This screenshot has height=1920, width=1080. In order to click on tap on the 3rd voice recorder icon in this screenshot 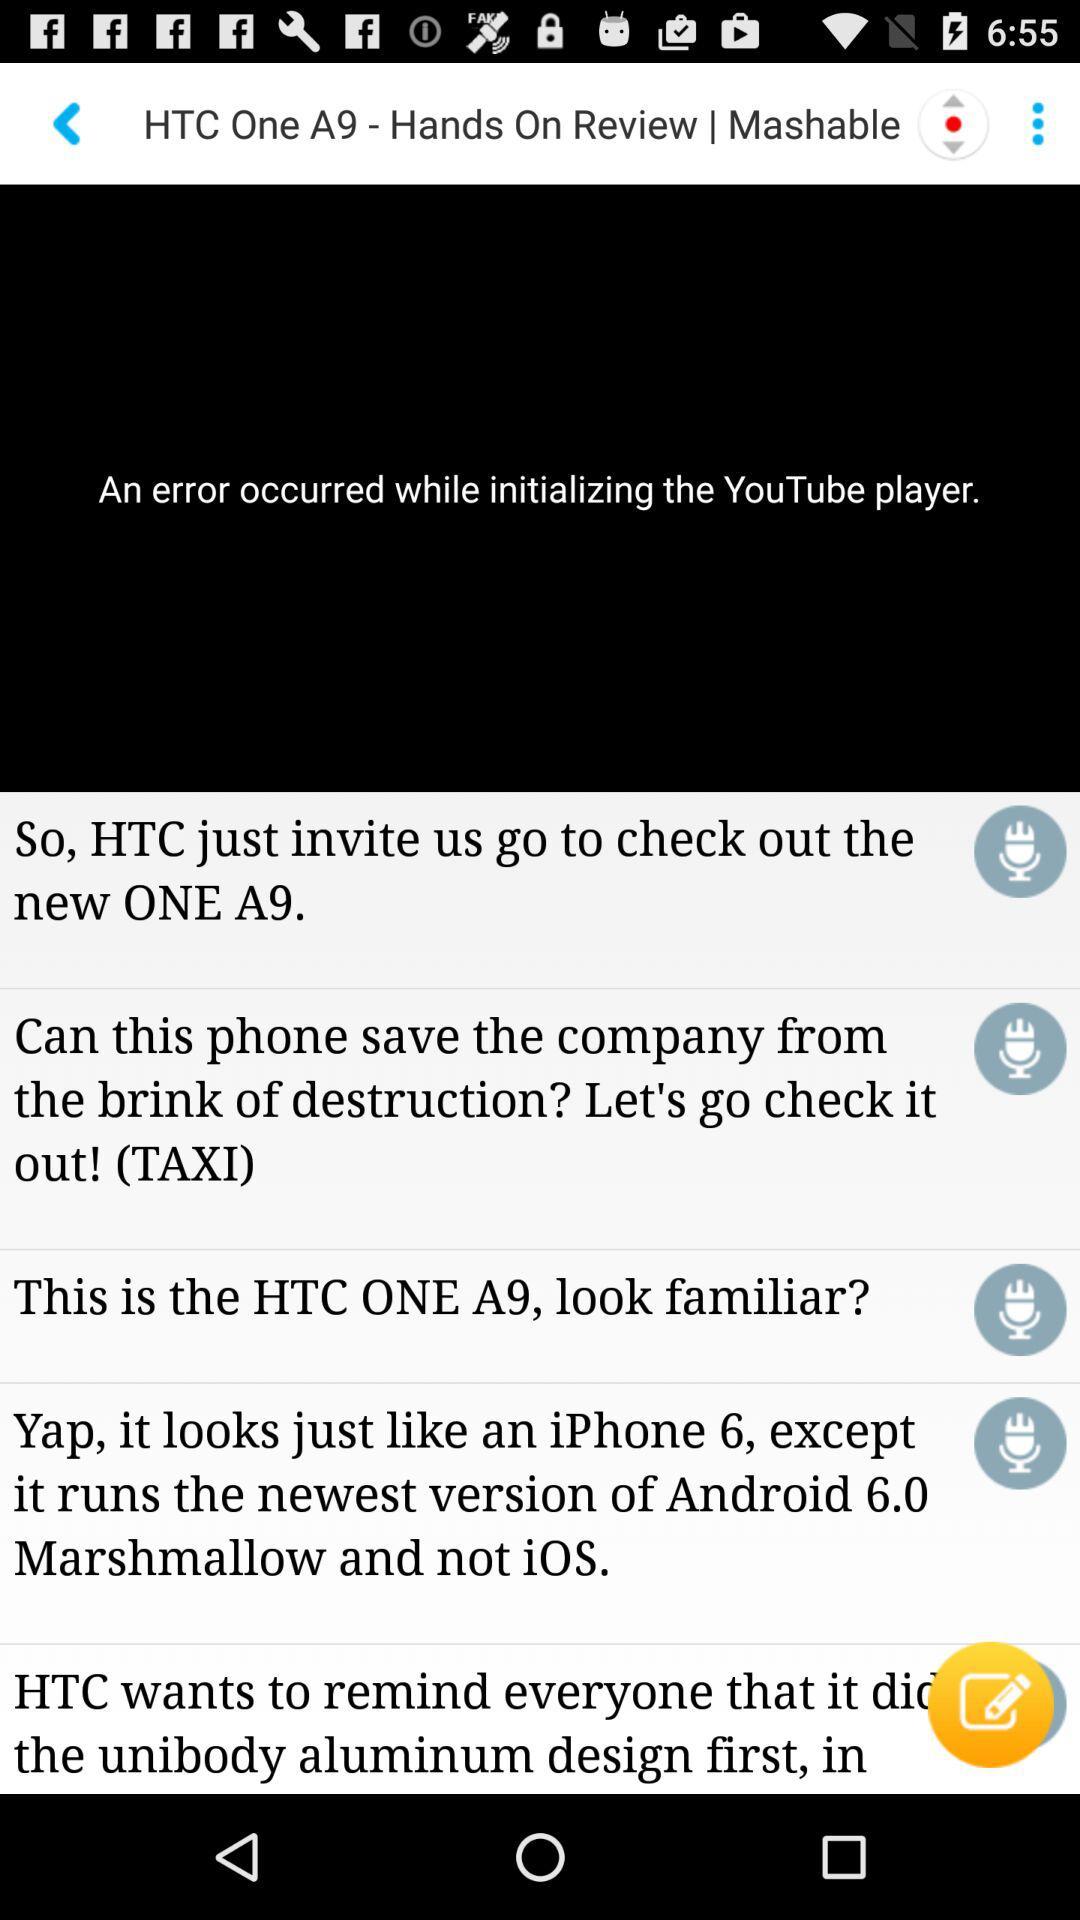, I will do `click(1020, 1310)`.